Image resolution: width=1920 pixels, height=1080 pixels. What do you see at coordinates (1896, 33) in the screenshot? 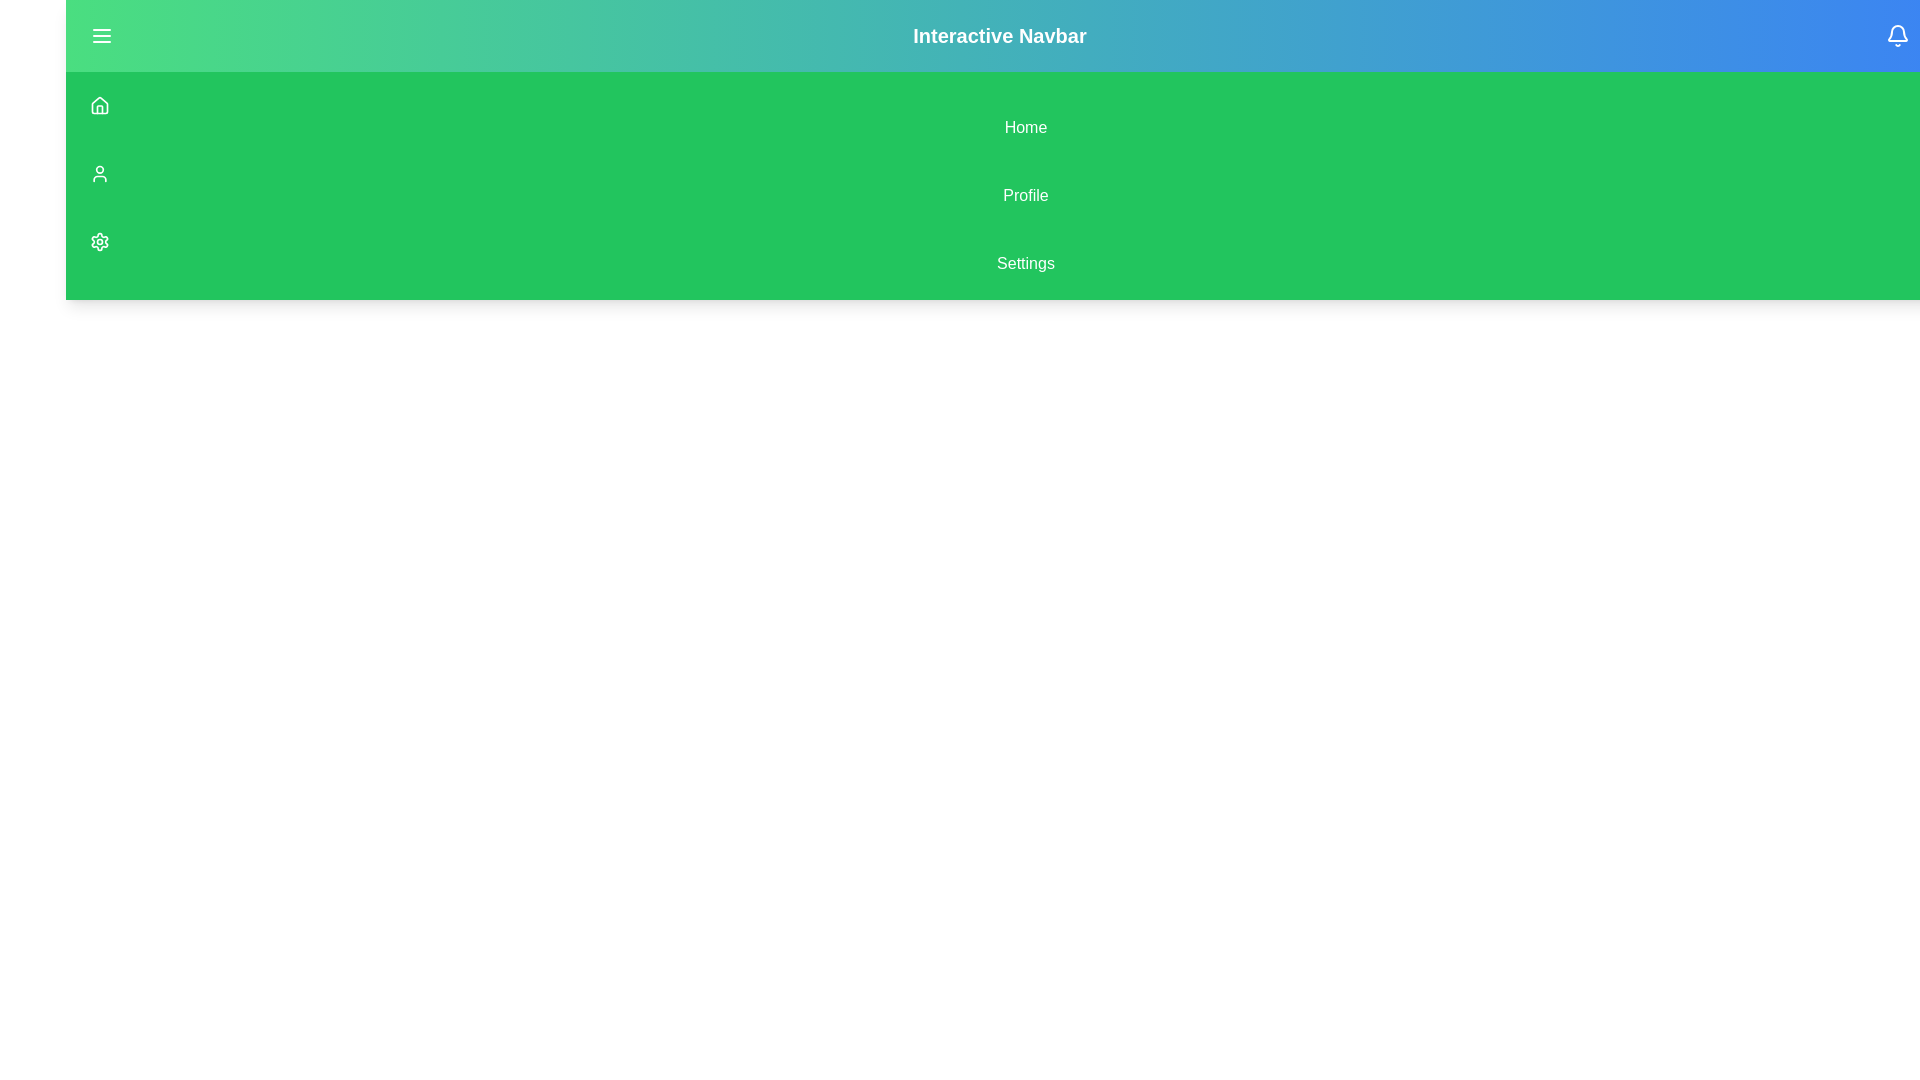
I see `the notification indicator element, which is part of the bell icon located at the top-right corner of the interface` at bounding box center [1896, 33].